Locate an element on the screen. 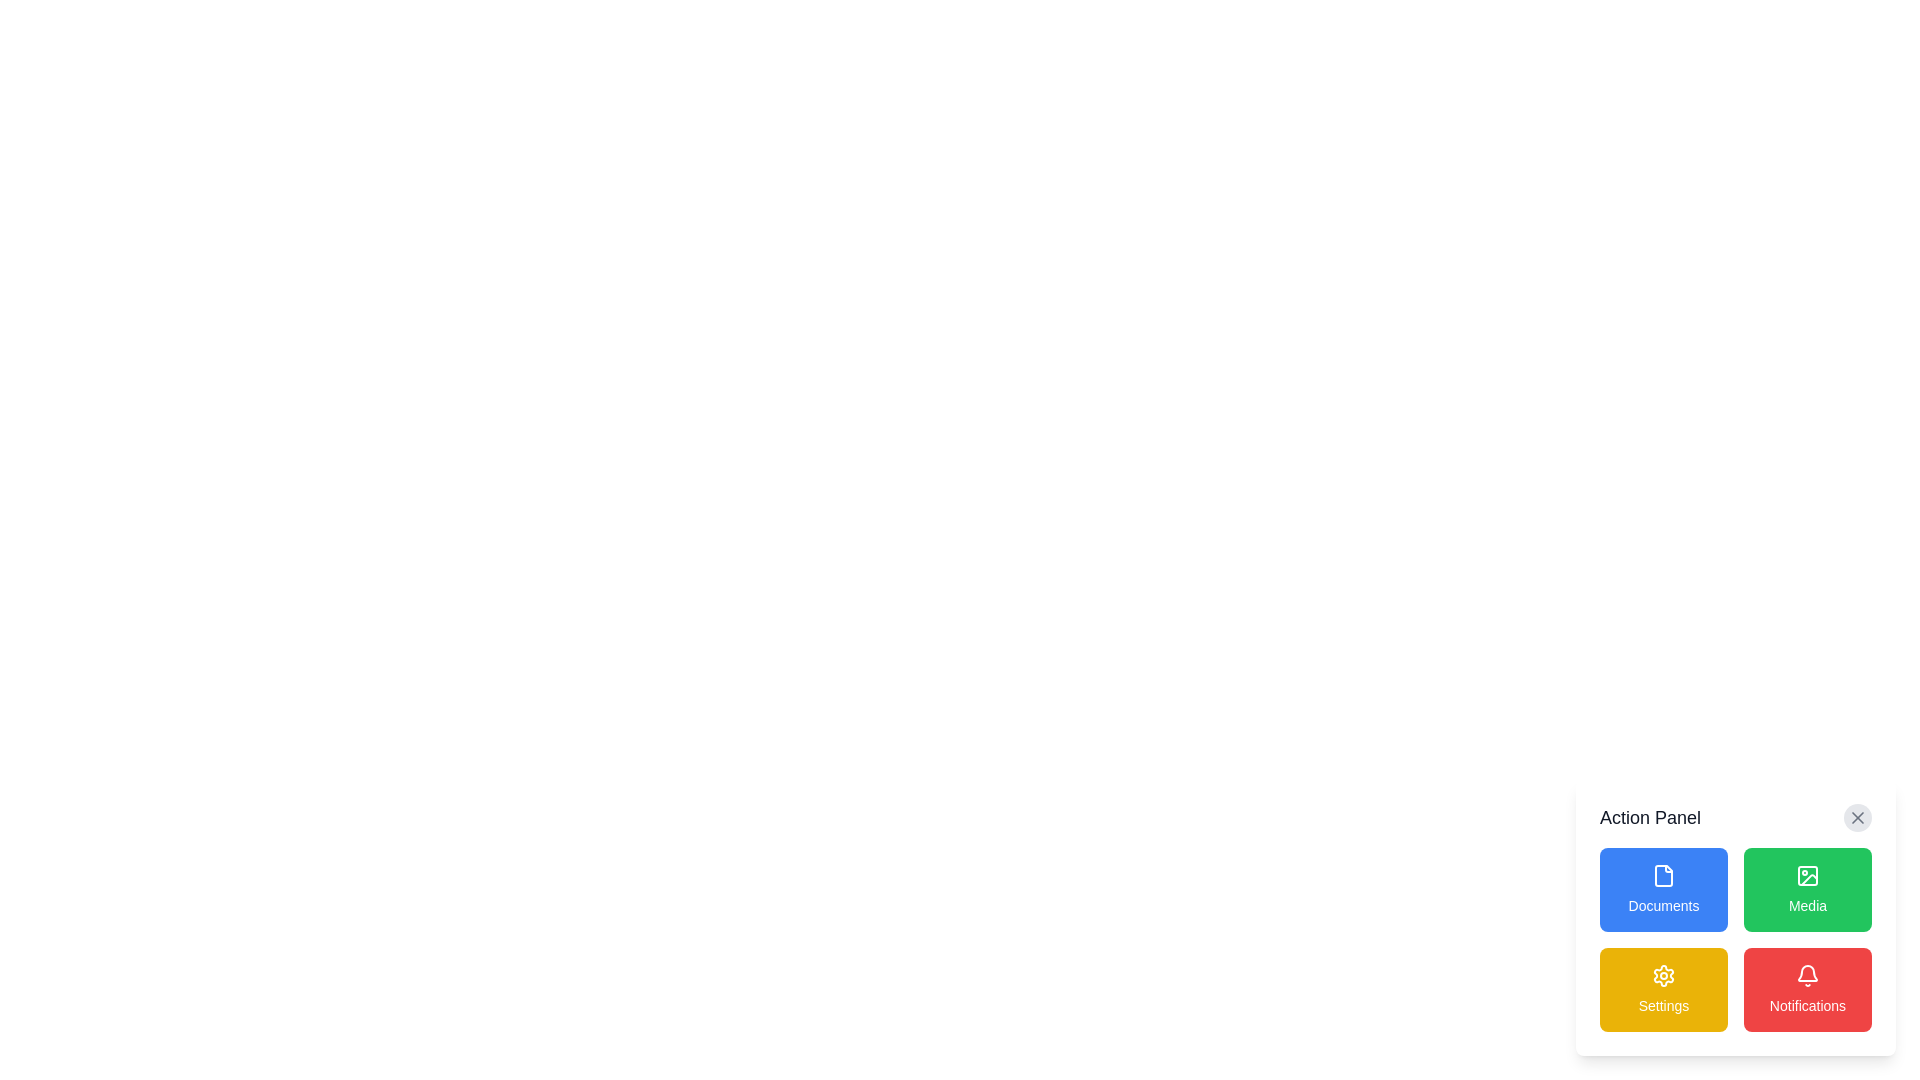  the green 'Media' button with rounded corners that contains an image outline icon and a white text label below it is located at coordinates (1808, 889).